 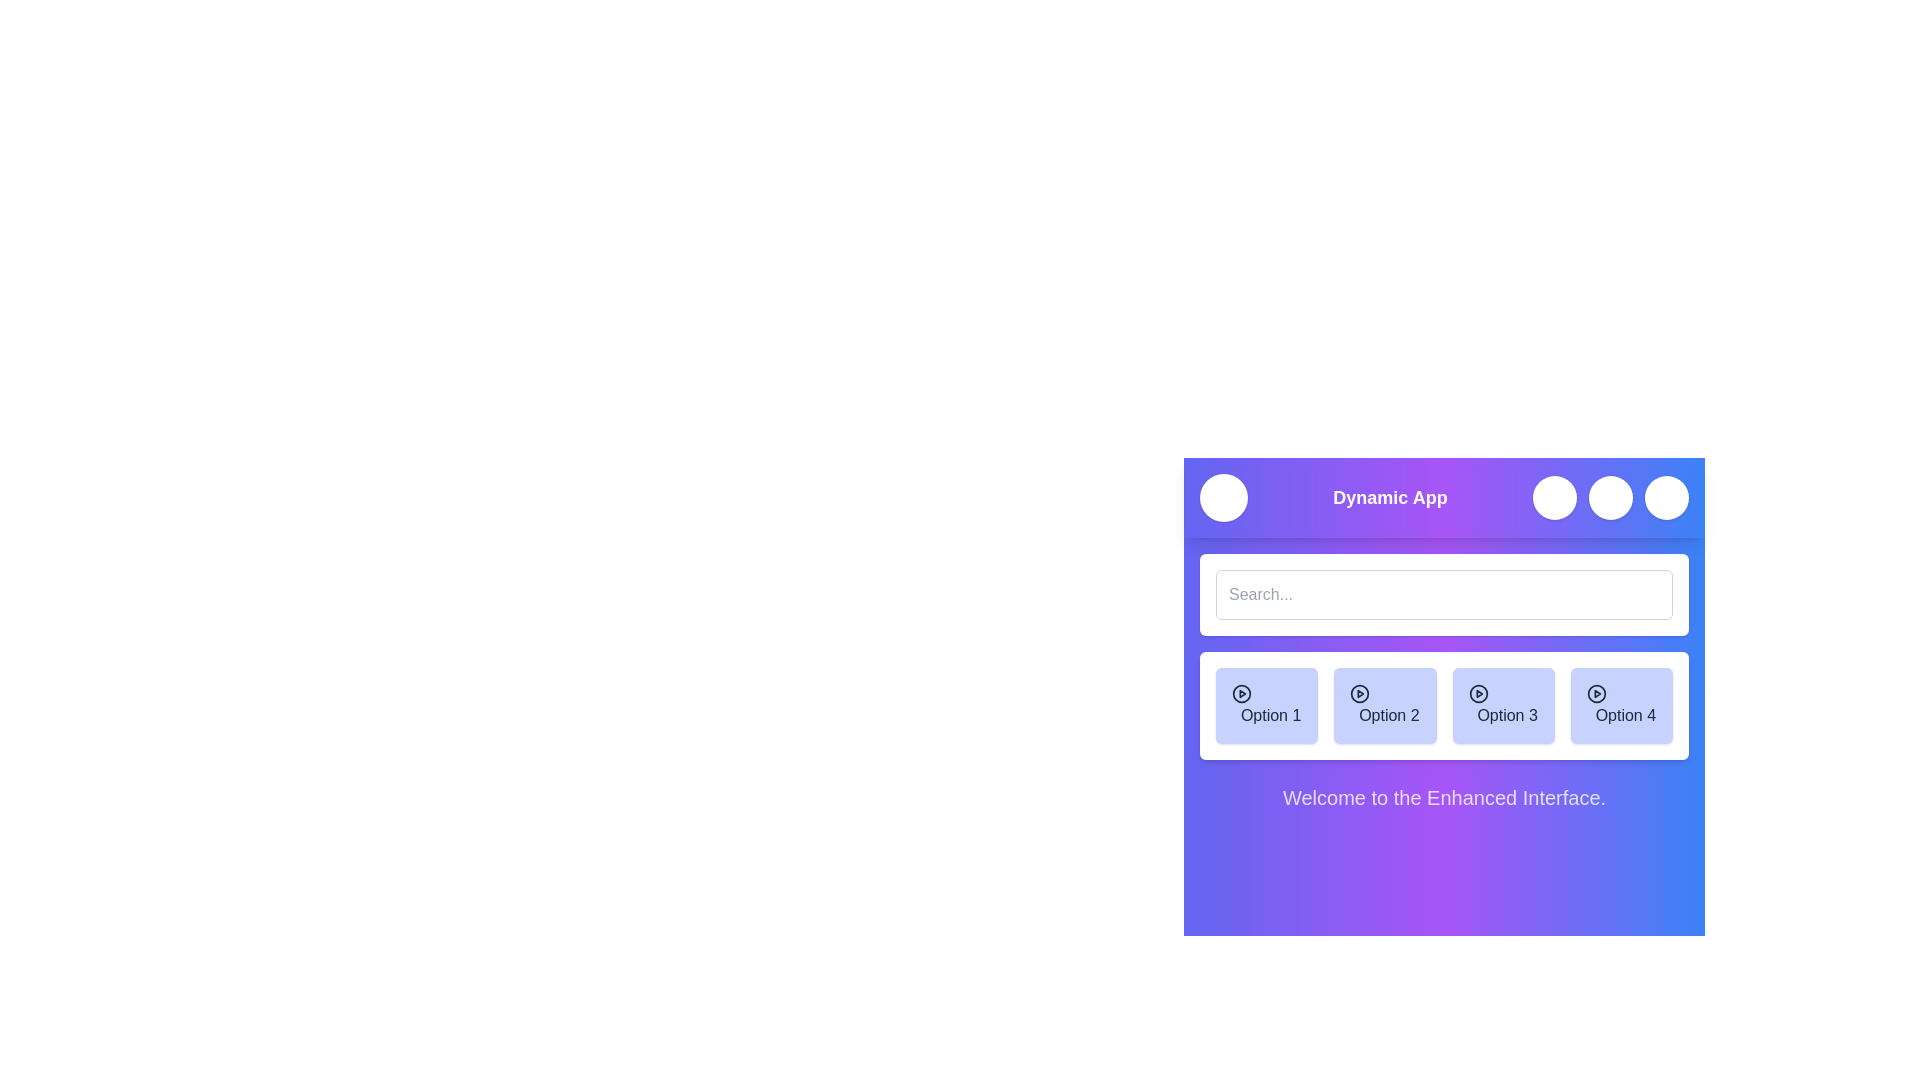 What do you see at coordinates (1444, 593) in the screenshot?
I see `the search bar and type the query 'example query'` at bounding box center [1444, 593].